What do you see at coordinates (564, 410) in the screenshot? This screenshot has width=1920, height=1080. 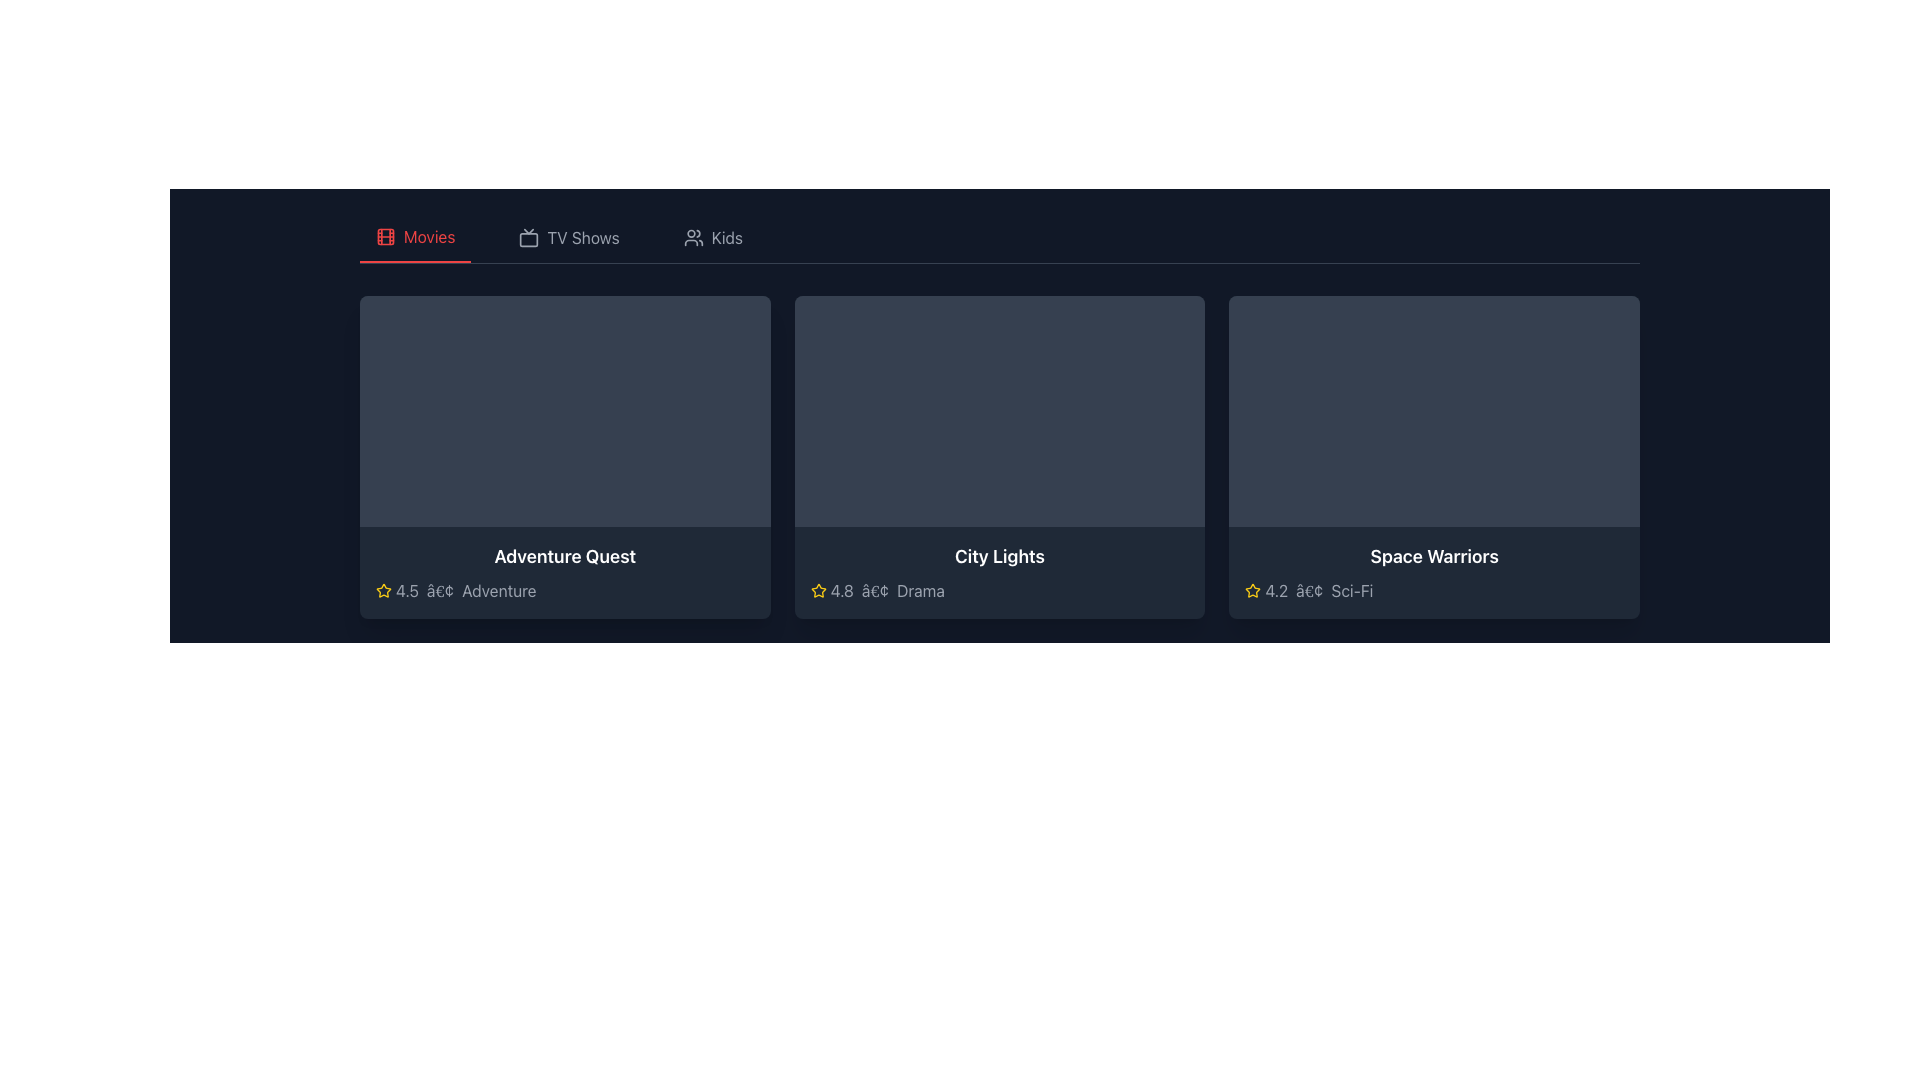 I see `the dark gray placeholder for a visual component located above the 'Adventure Quest' title in the left card of the horizontal row` at bounding box center [564, 410].